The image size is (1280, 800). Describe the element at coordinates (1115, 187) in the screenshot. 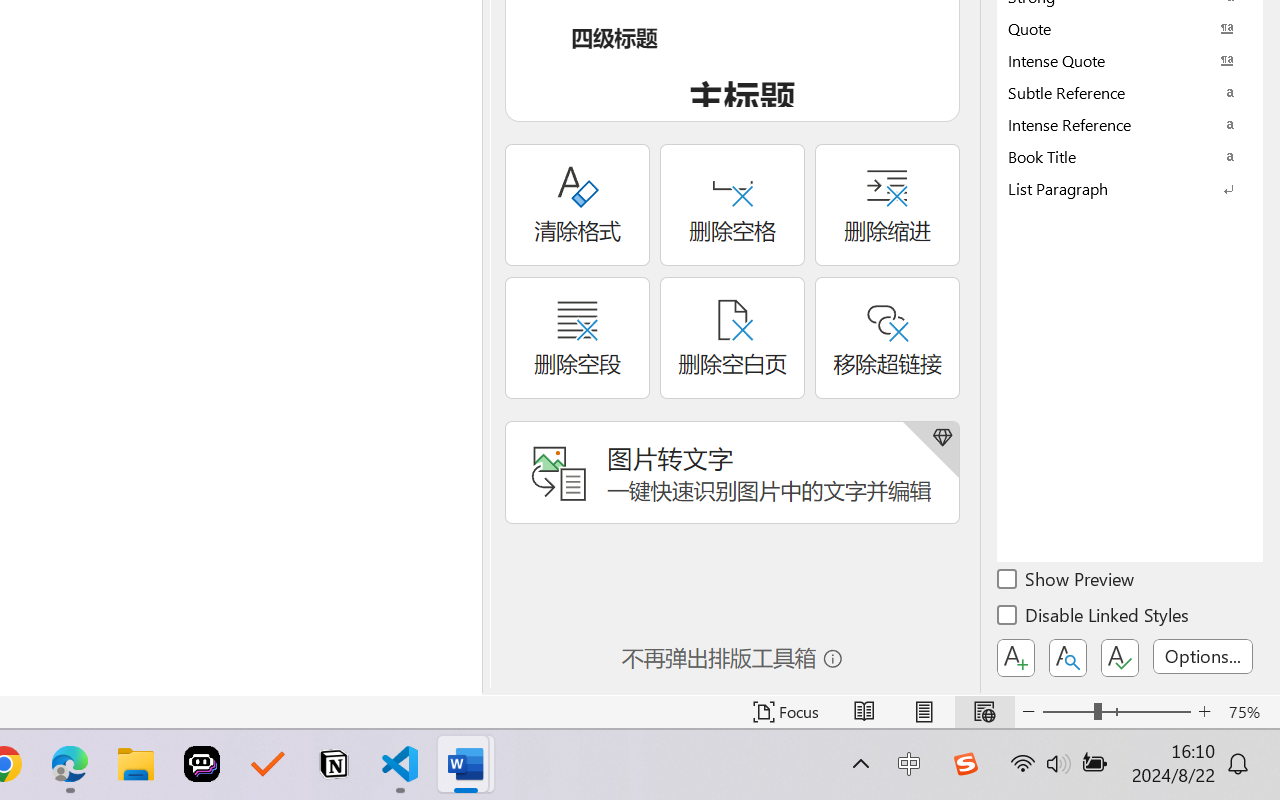

I see `'Class: NetUIImage'` at that location.